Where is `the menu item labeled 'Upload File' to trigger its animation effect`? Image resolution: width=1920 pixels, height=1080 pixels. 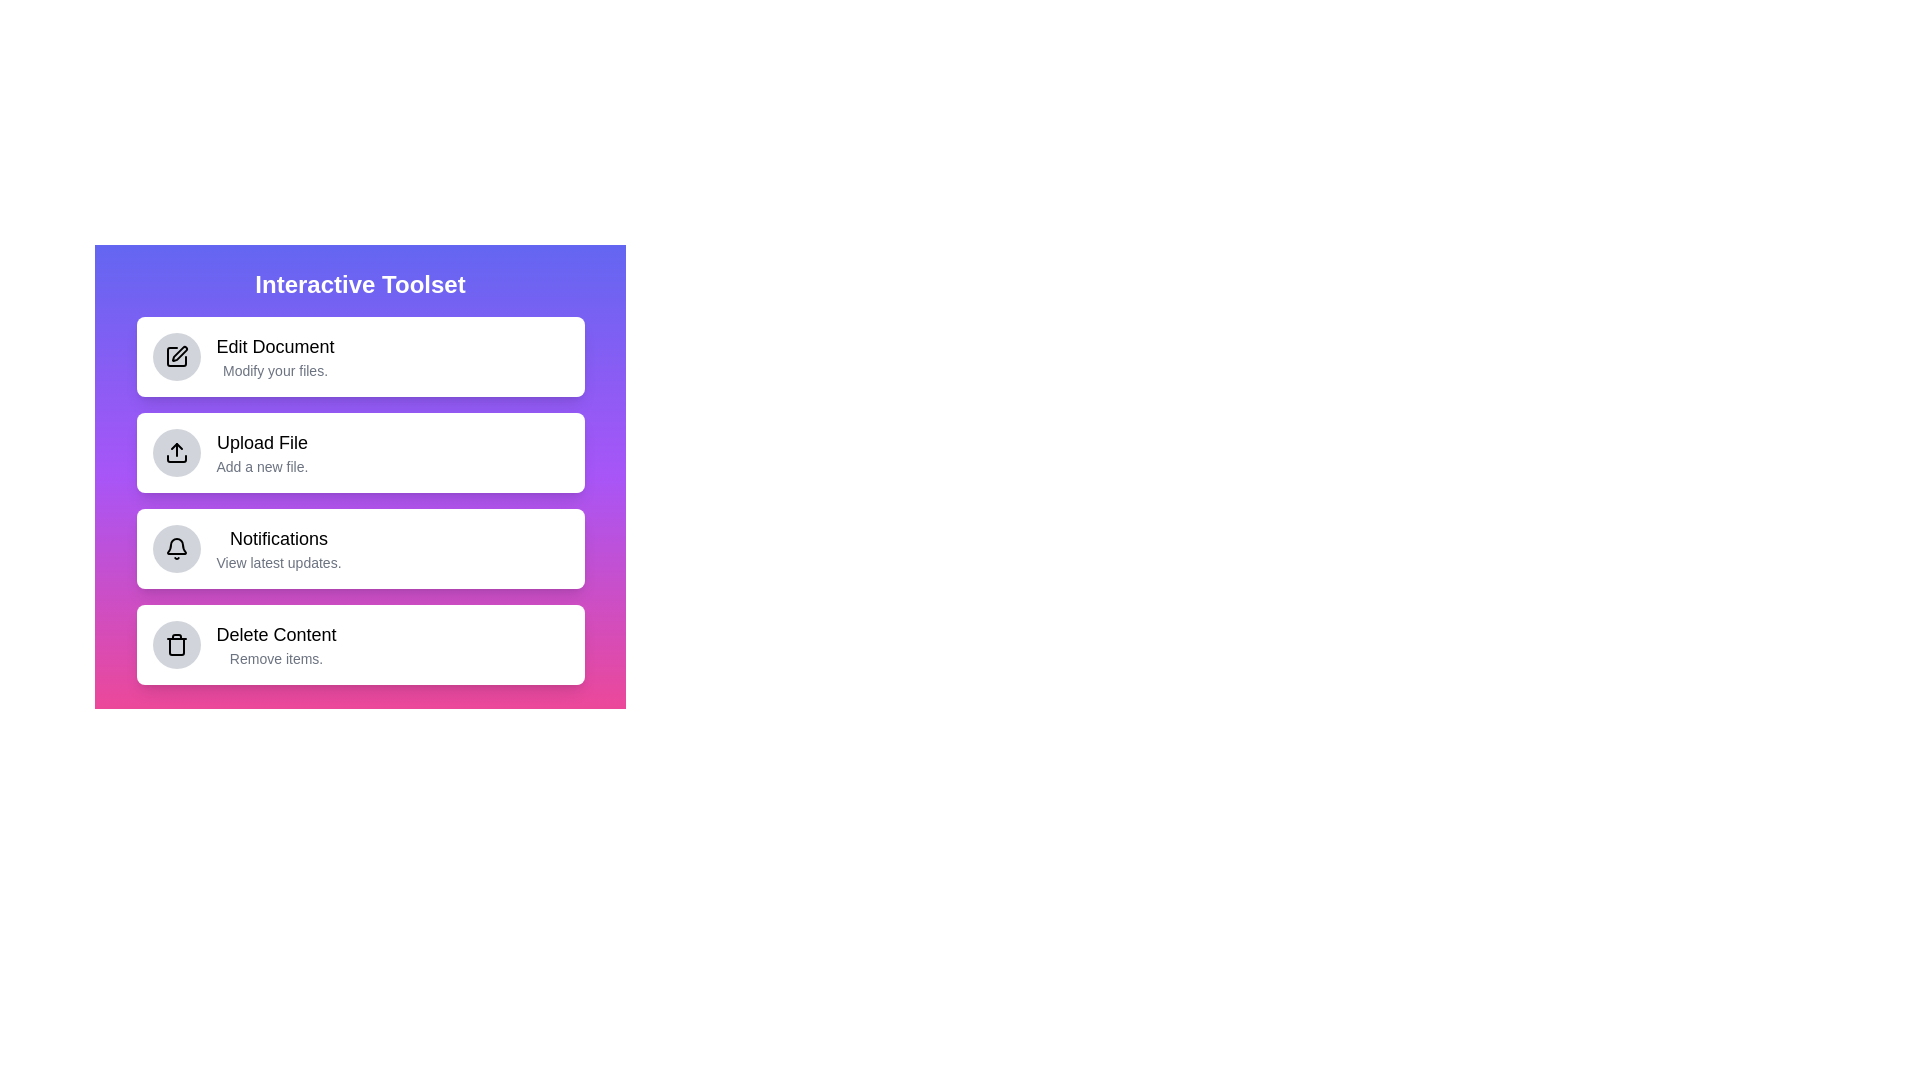 the menu item labeled 'Upload File' to trigger its animation effect is located at coordinates (360, 452).